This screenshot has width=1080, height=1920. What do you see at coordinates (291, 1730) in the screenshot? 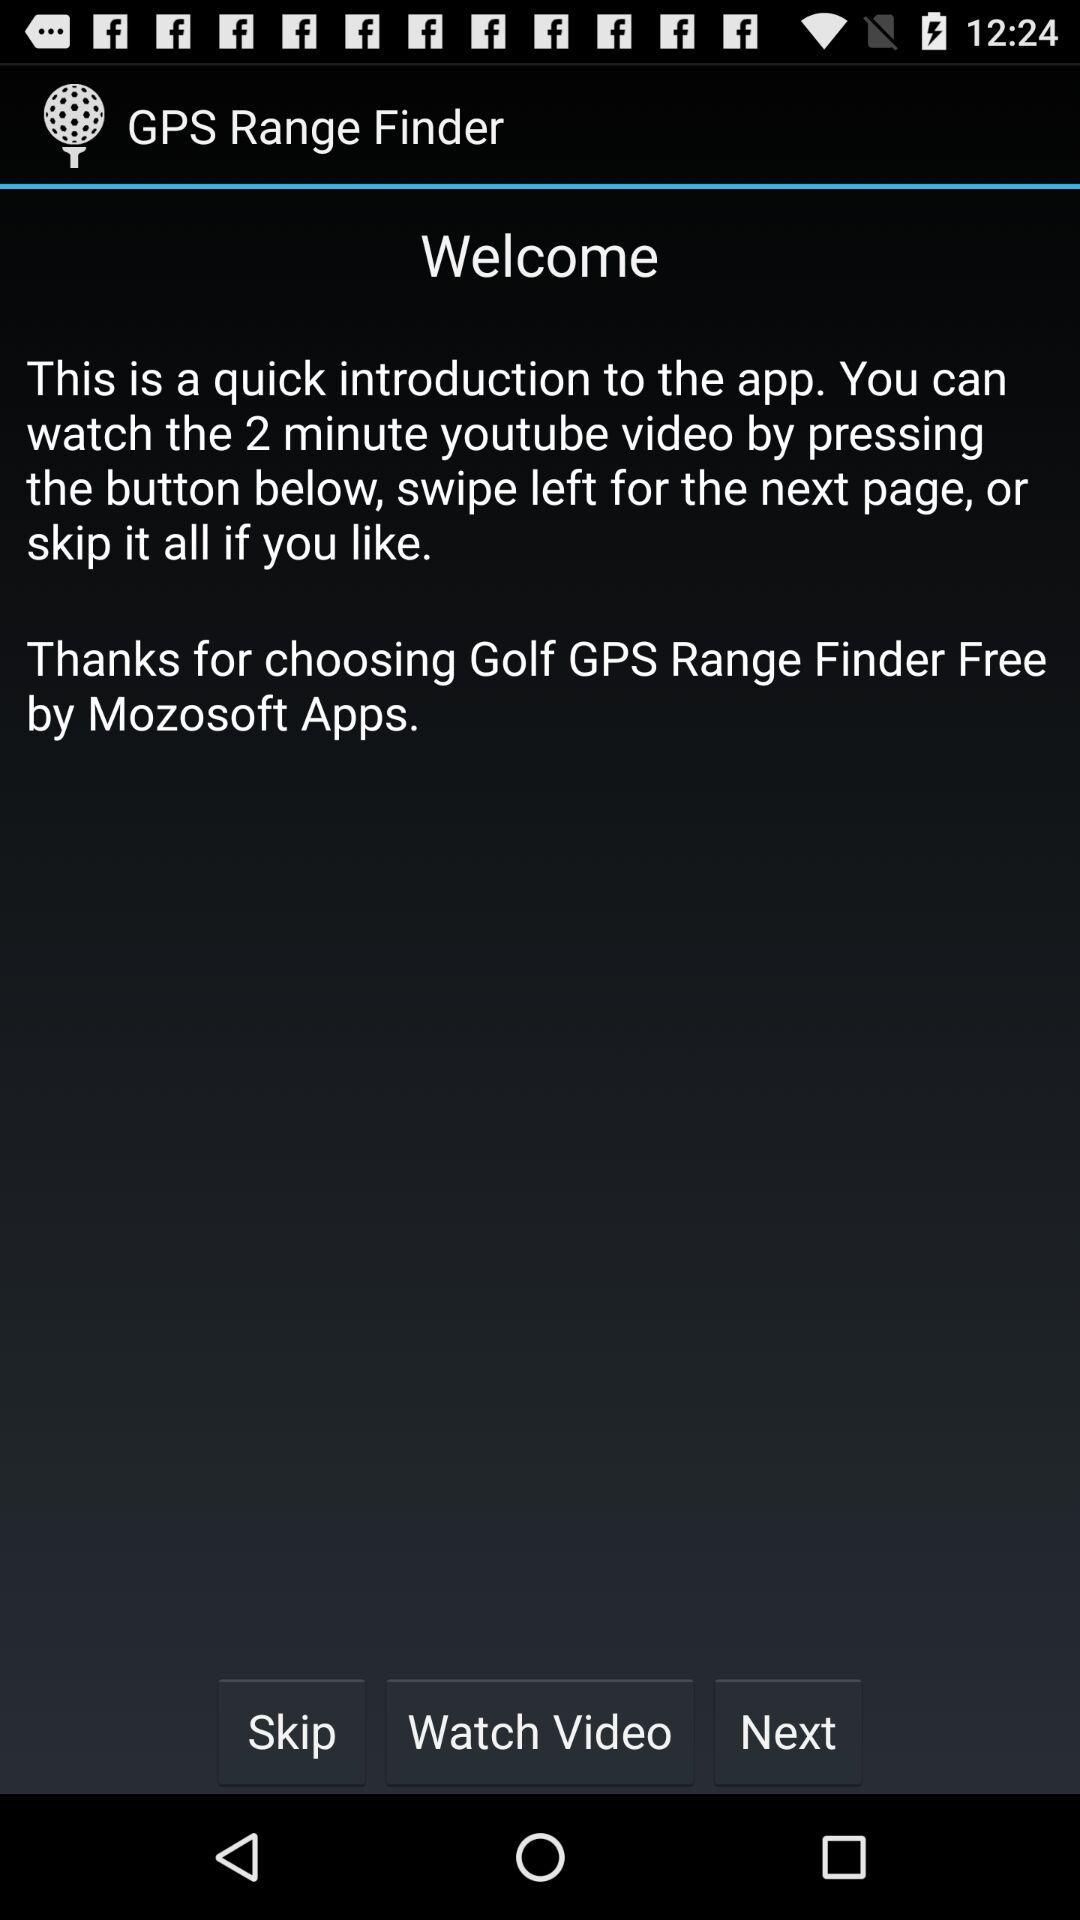
I see `the item to the left of watch video button` at bounding box center [291, 1730].